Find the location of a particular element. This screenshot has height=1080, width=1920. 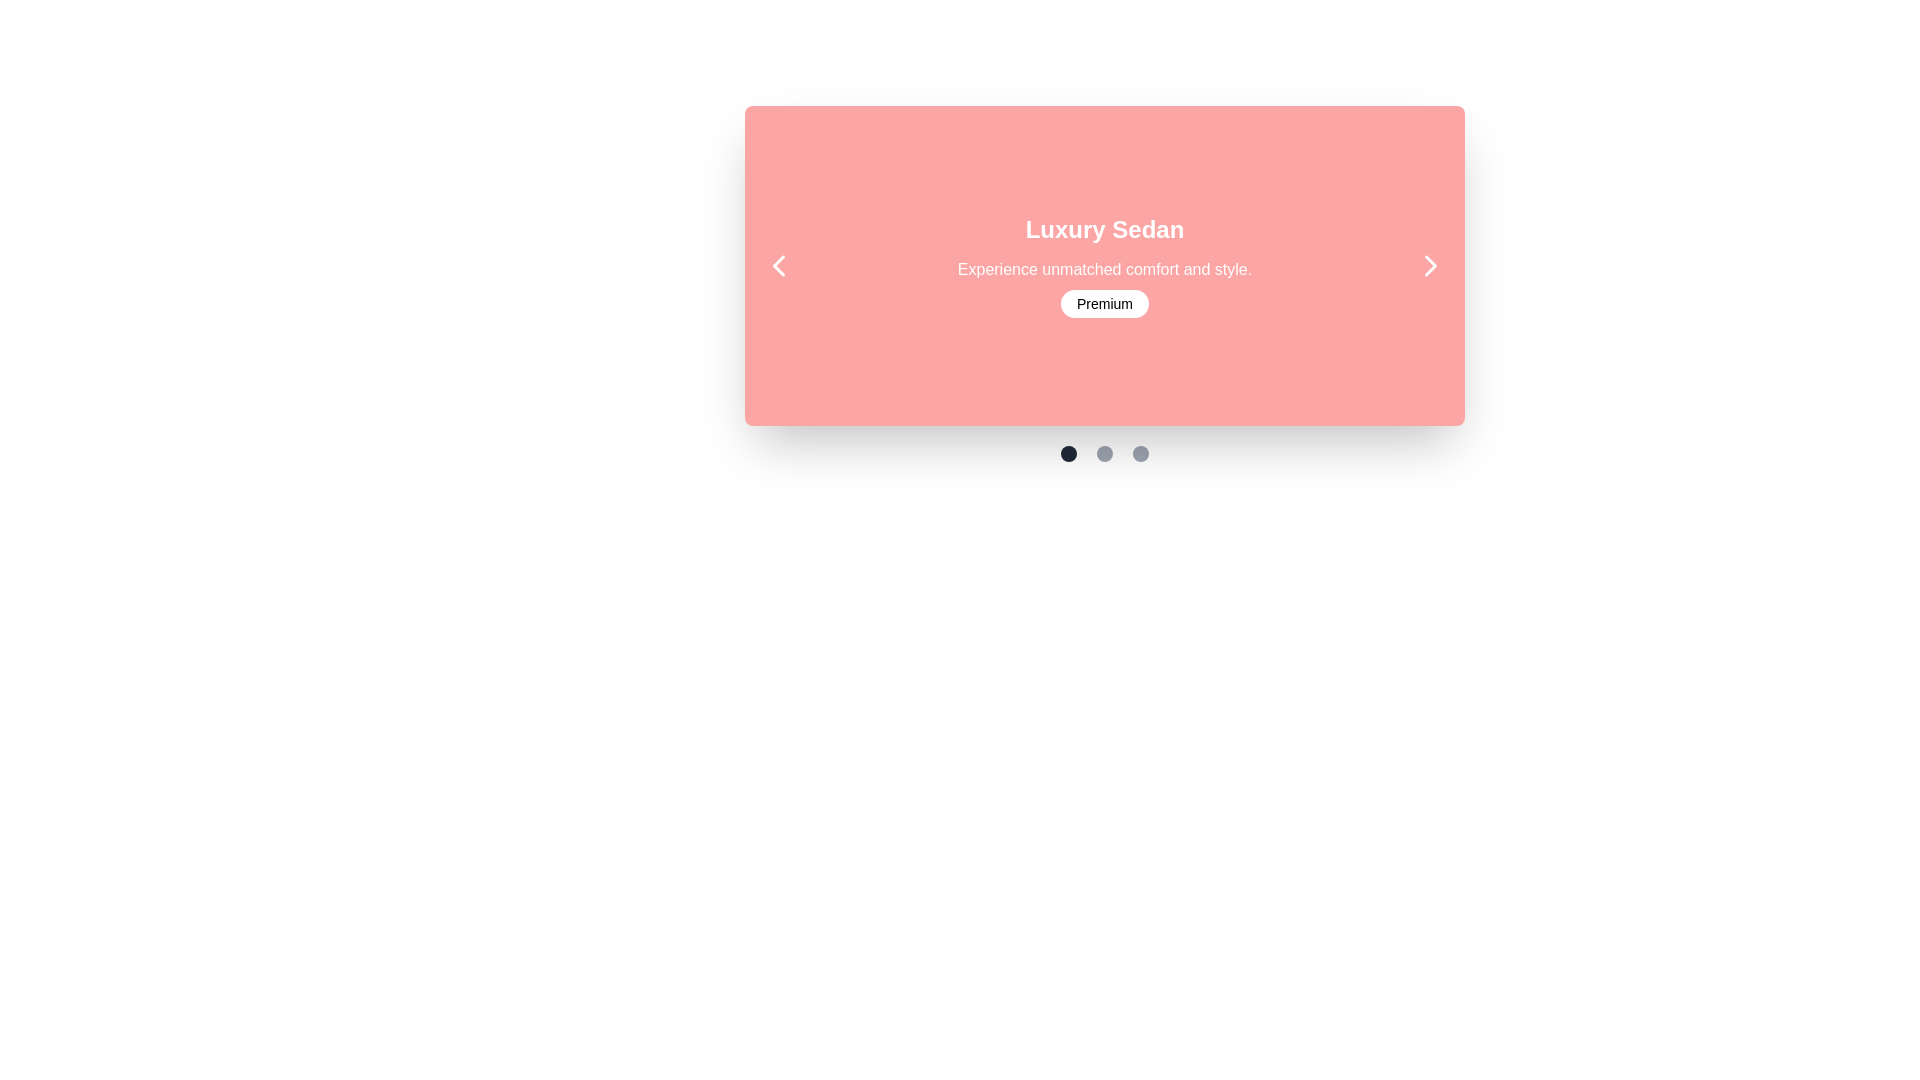

the third circular navigation button located at the bottom of the panel, which is part of a carousel or slideshow component is located at coordinates (1141, 454).